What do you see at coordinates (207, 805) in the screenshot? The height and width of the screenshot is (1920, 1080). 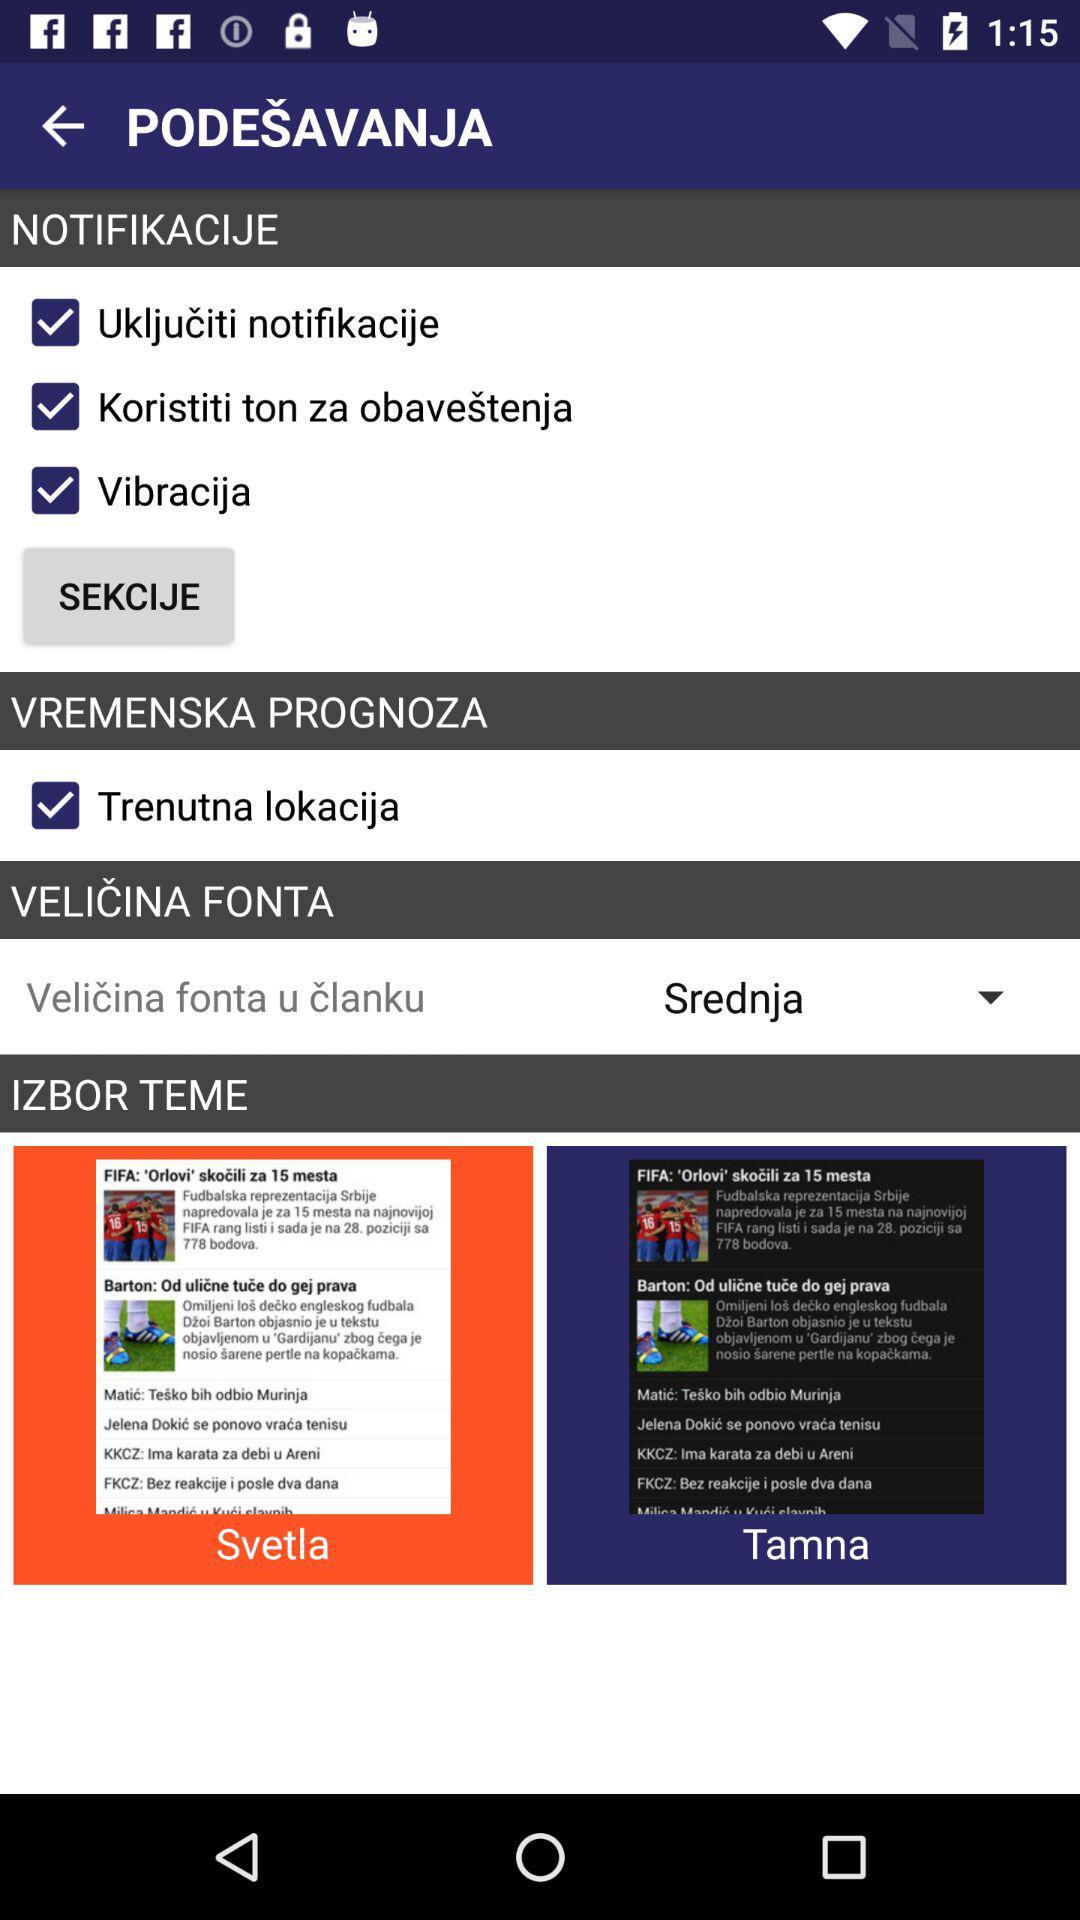 I see `the trenutna lokacija icon` at bounding box center [207, 805].